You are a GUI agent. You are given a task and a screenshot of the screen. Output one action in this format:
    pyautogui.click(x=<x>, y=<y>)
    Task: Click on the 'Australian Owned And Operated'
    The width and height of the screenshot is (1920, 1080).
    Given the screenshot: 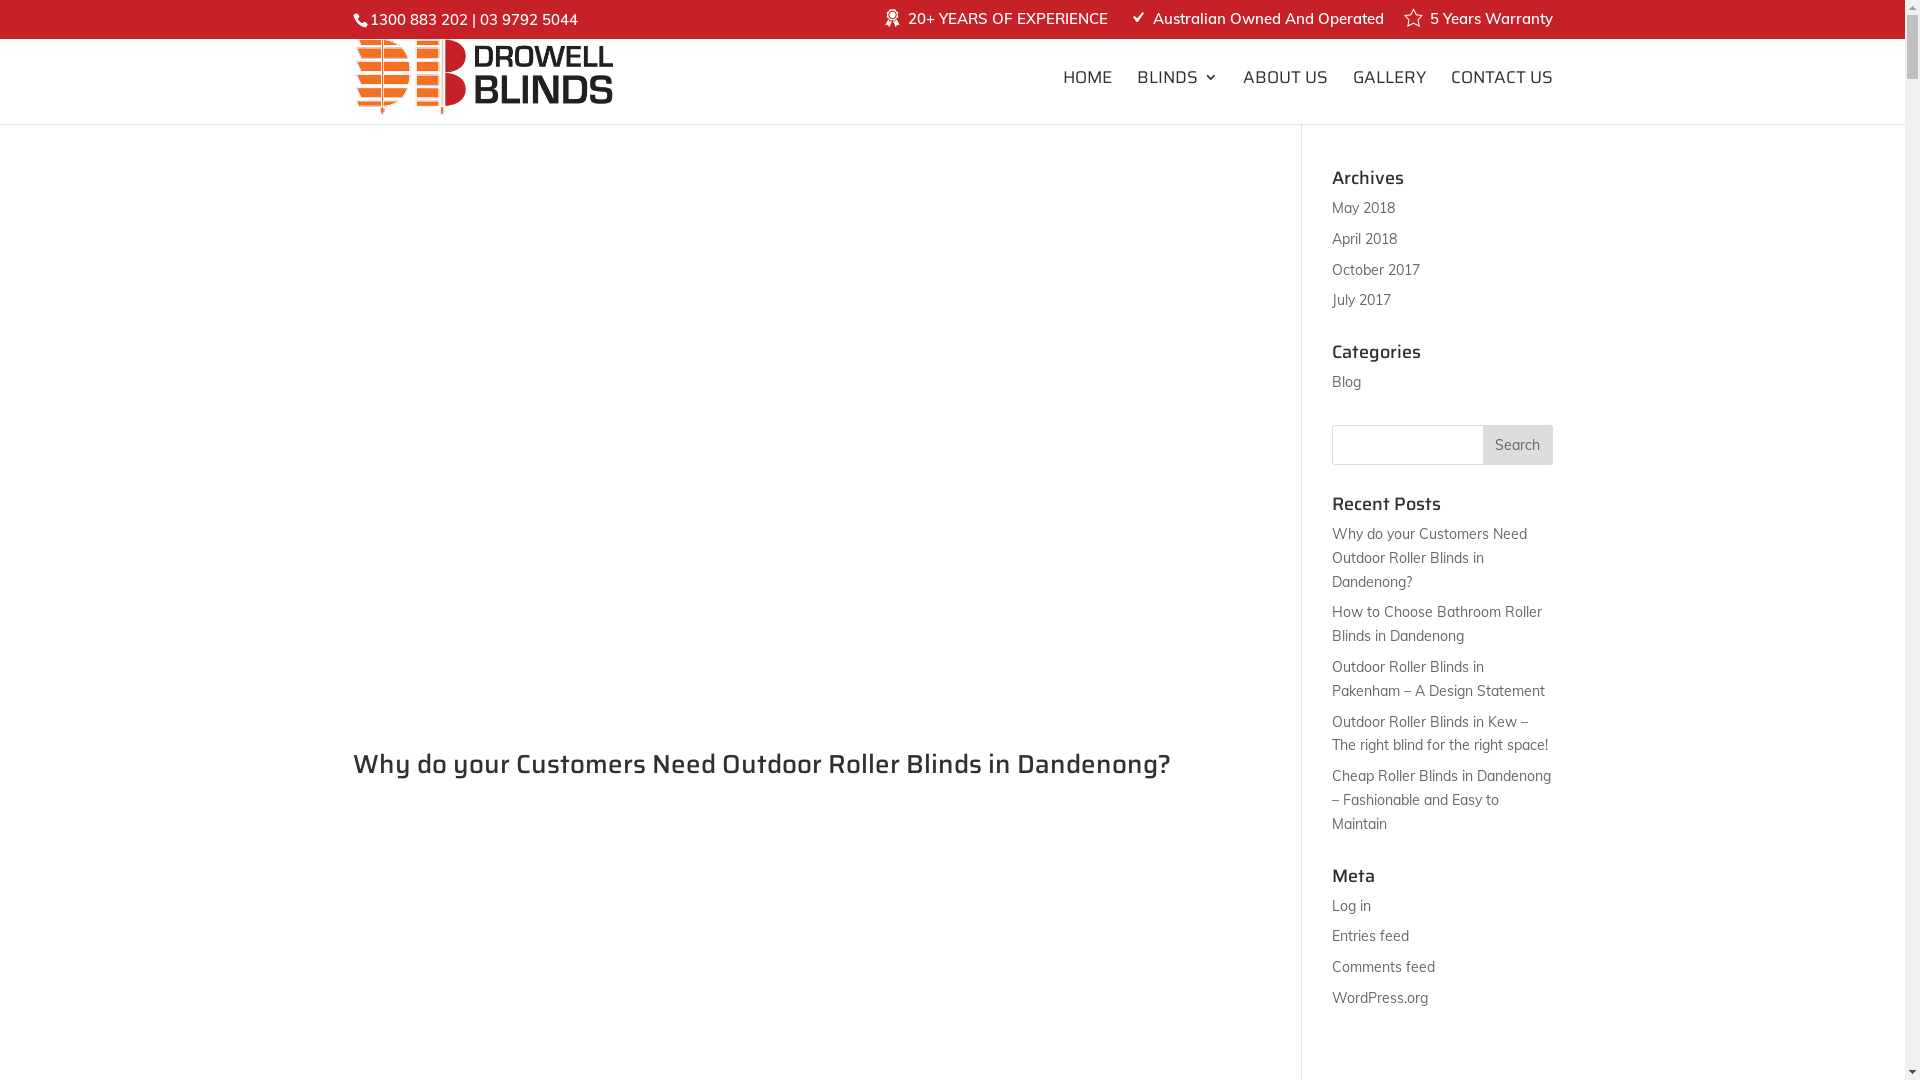 What is the action you would take?
    pyautogui.click(x=1254, y=24)
    